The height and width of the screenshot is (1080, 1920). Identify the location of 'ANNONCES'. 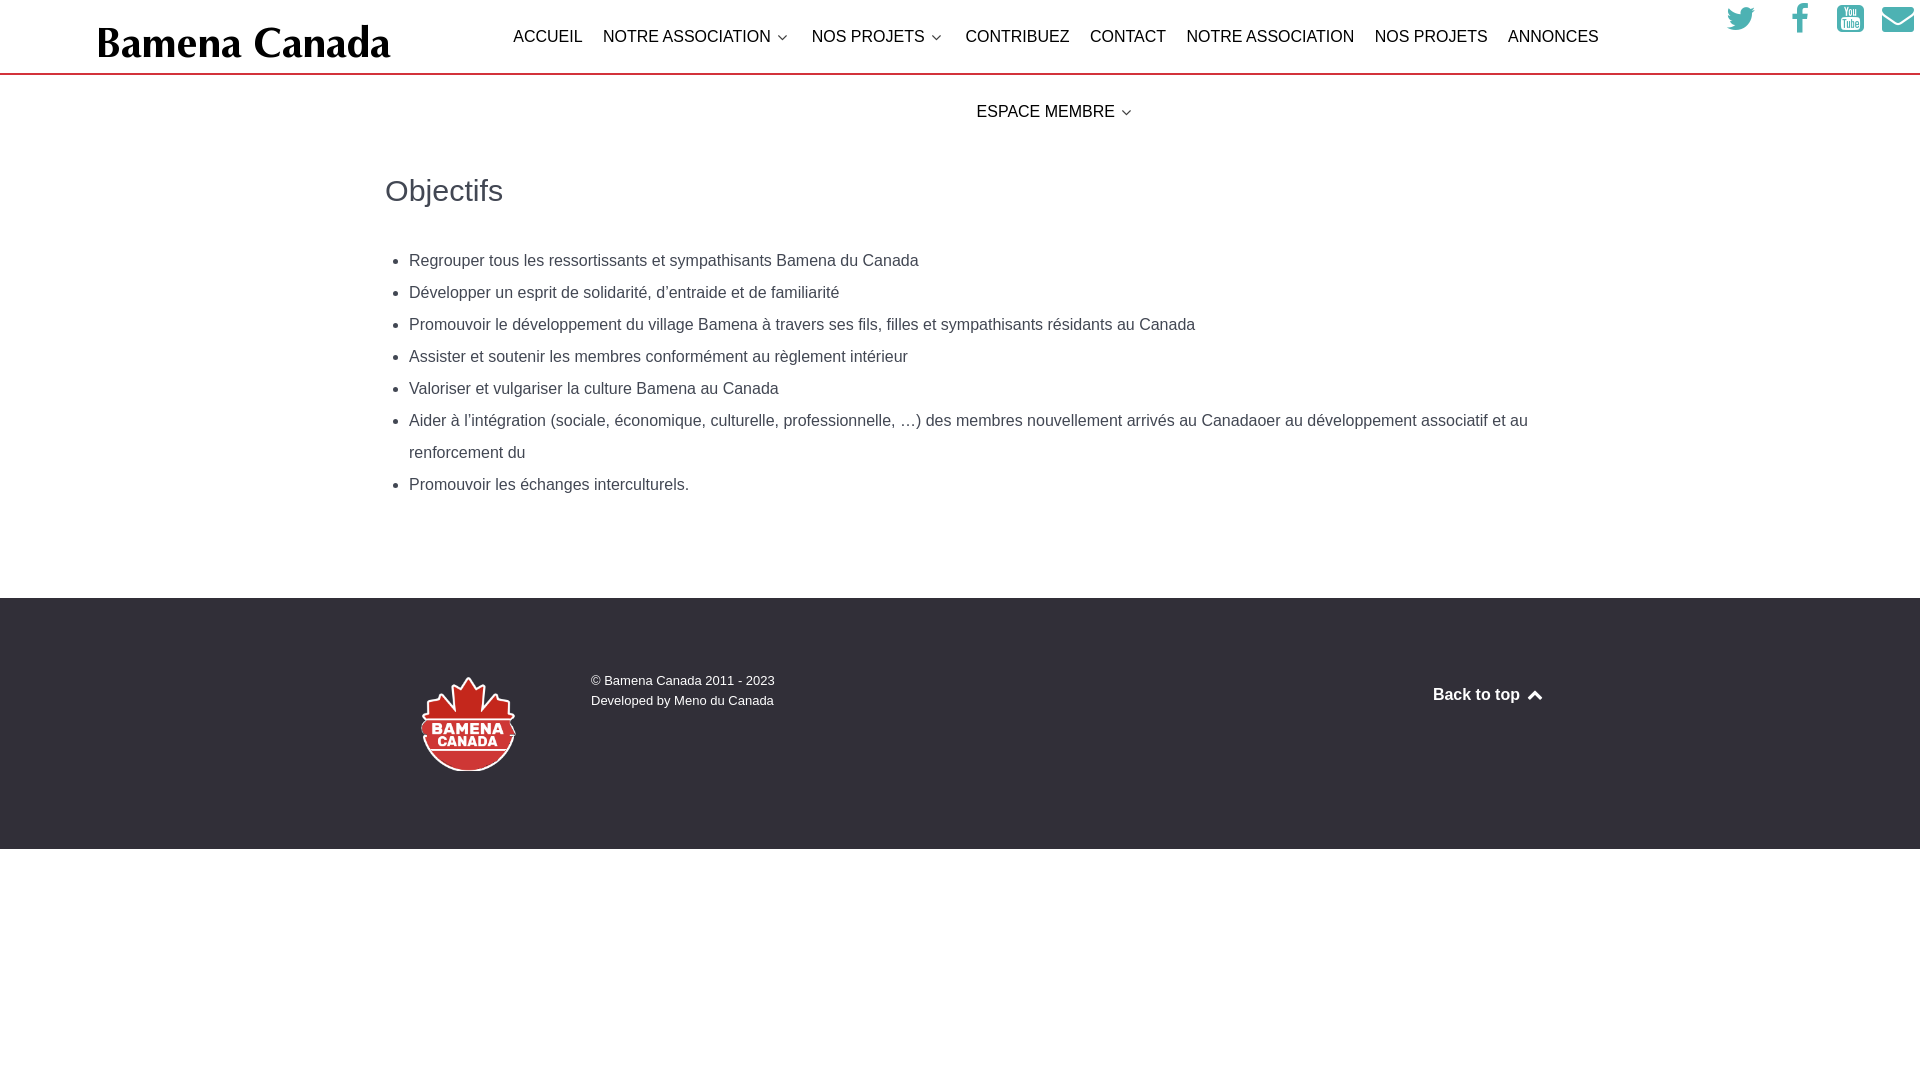
(1552, 38).